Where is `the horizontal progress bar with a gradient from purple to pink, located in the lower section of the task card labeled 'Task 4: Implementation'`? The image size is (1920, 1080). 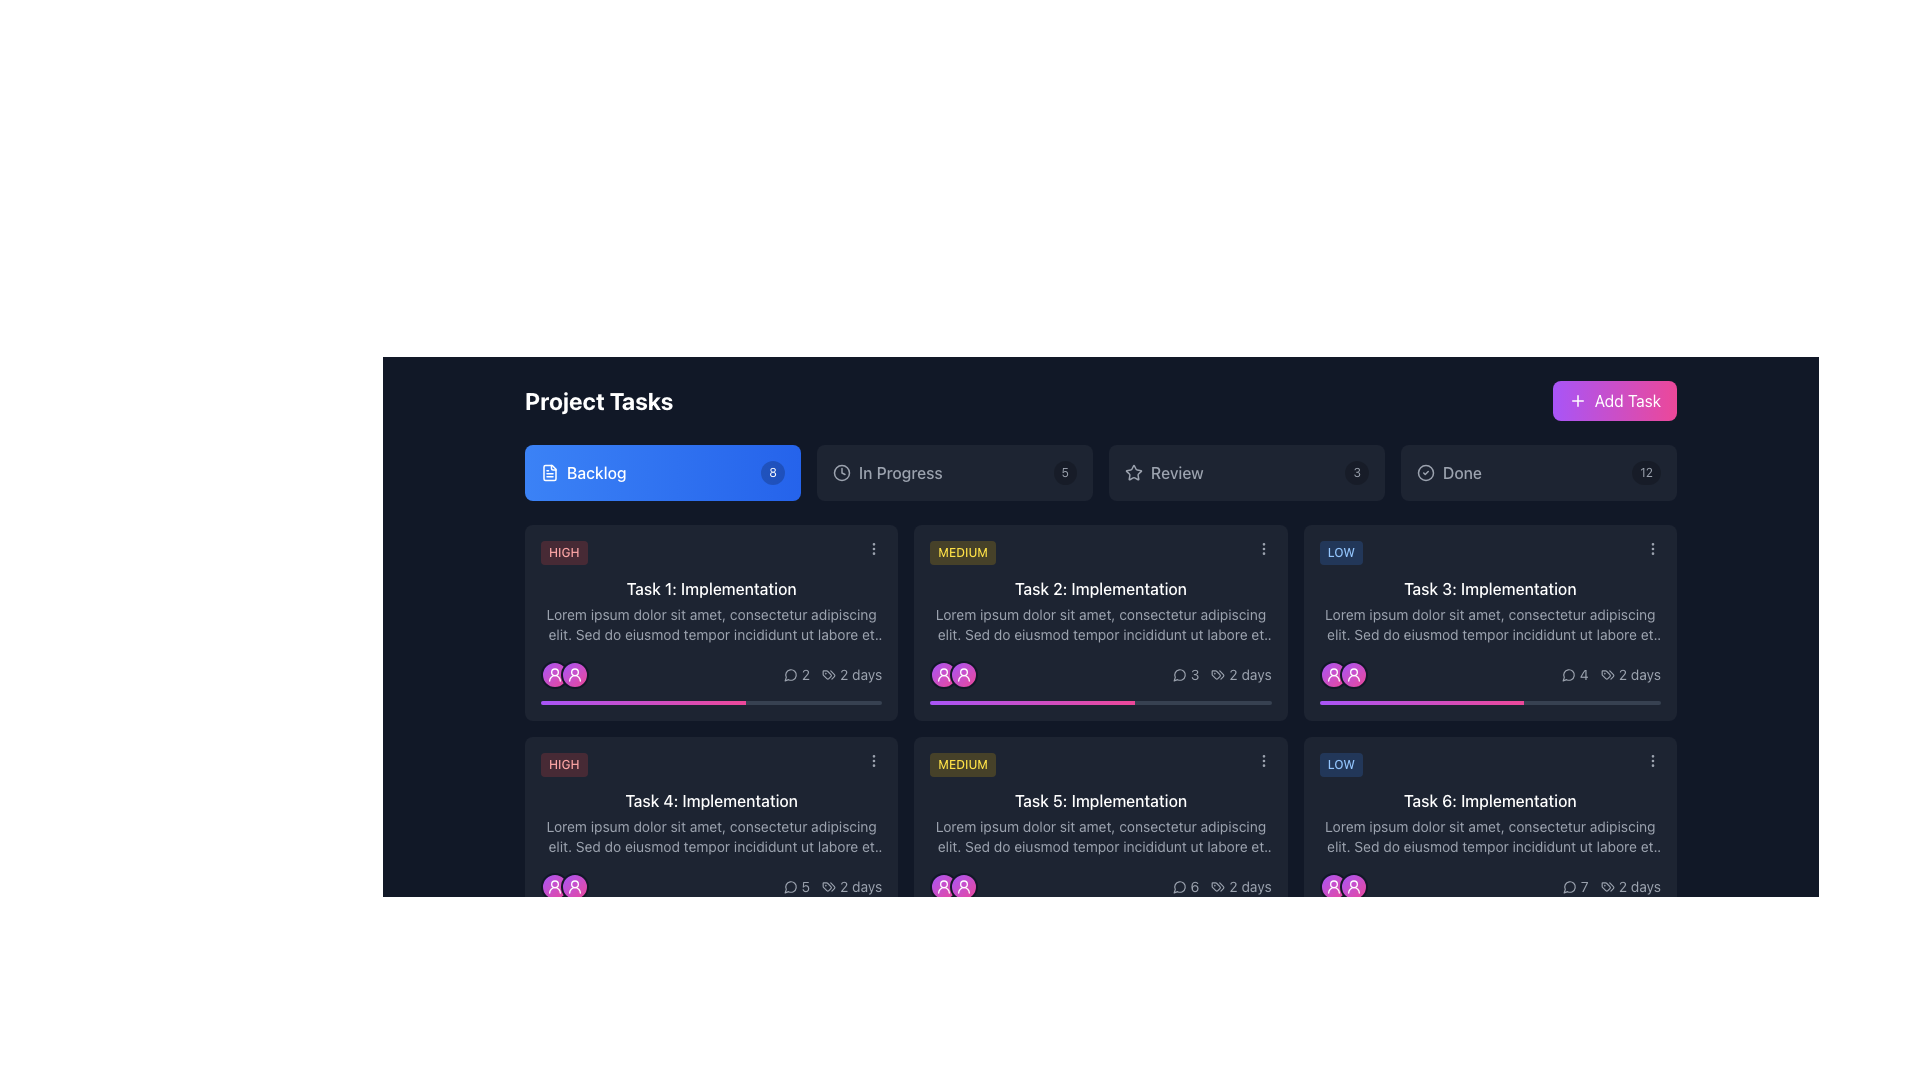
the horizontal progress bar with a gradient from purple to pink, located in the lower section of the task card labeled 'Task 4: Implementation' is located at coordinates (711, 914).